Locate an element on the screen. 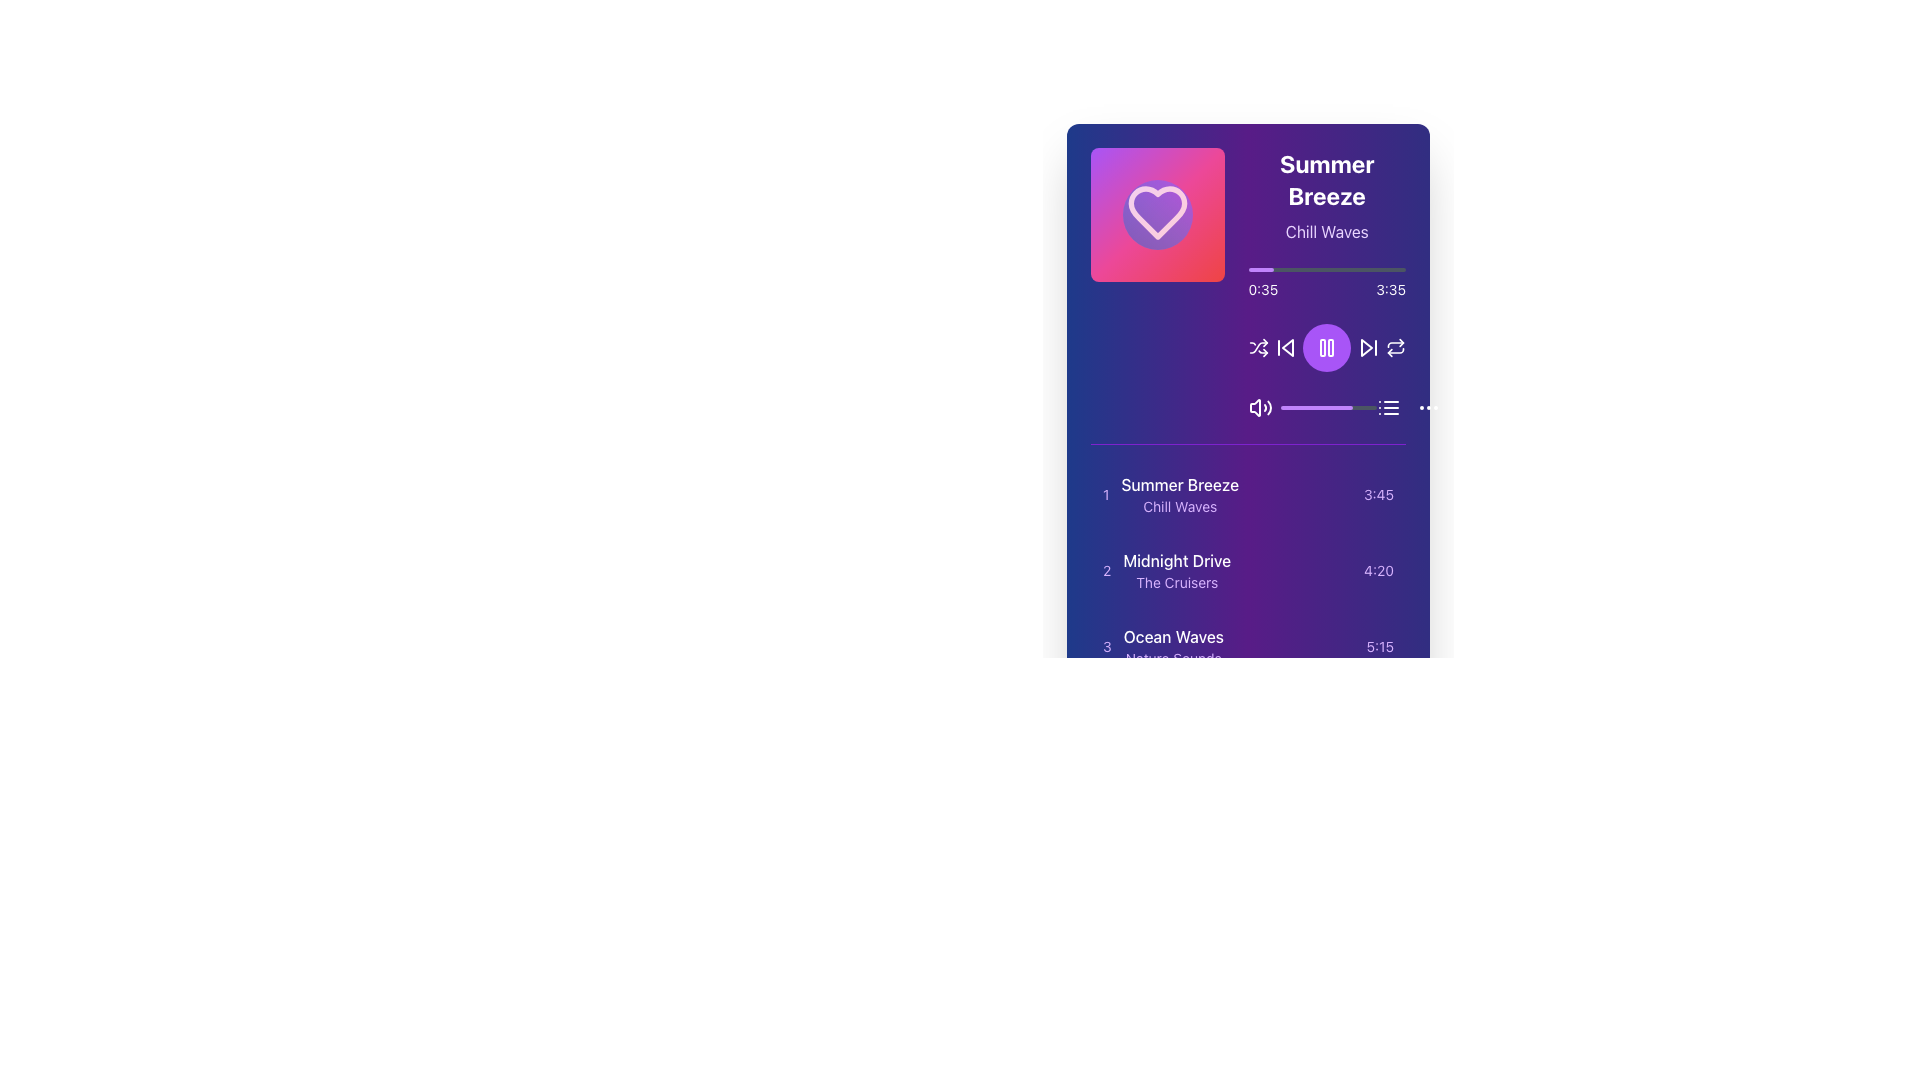 The width and height of the screenshot is (1920, 1080). the text label displaying 'Midnight Drive' by 'The Cruisers', which is the second entry is located at coordinates (1167, 570).